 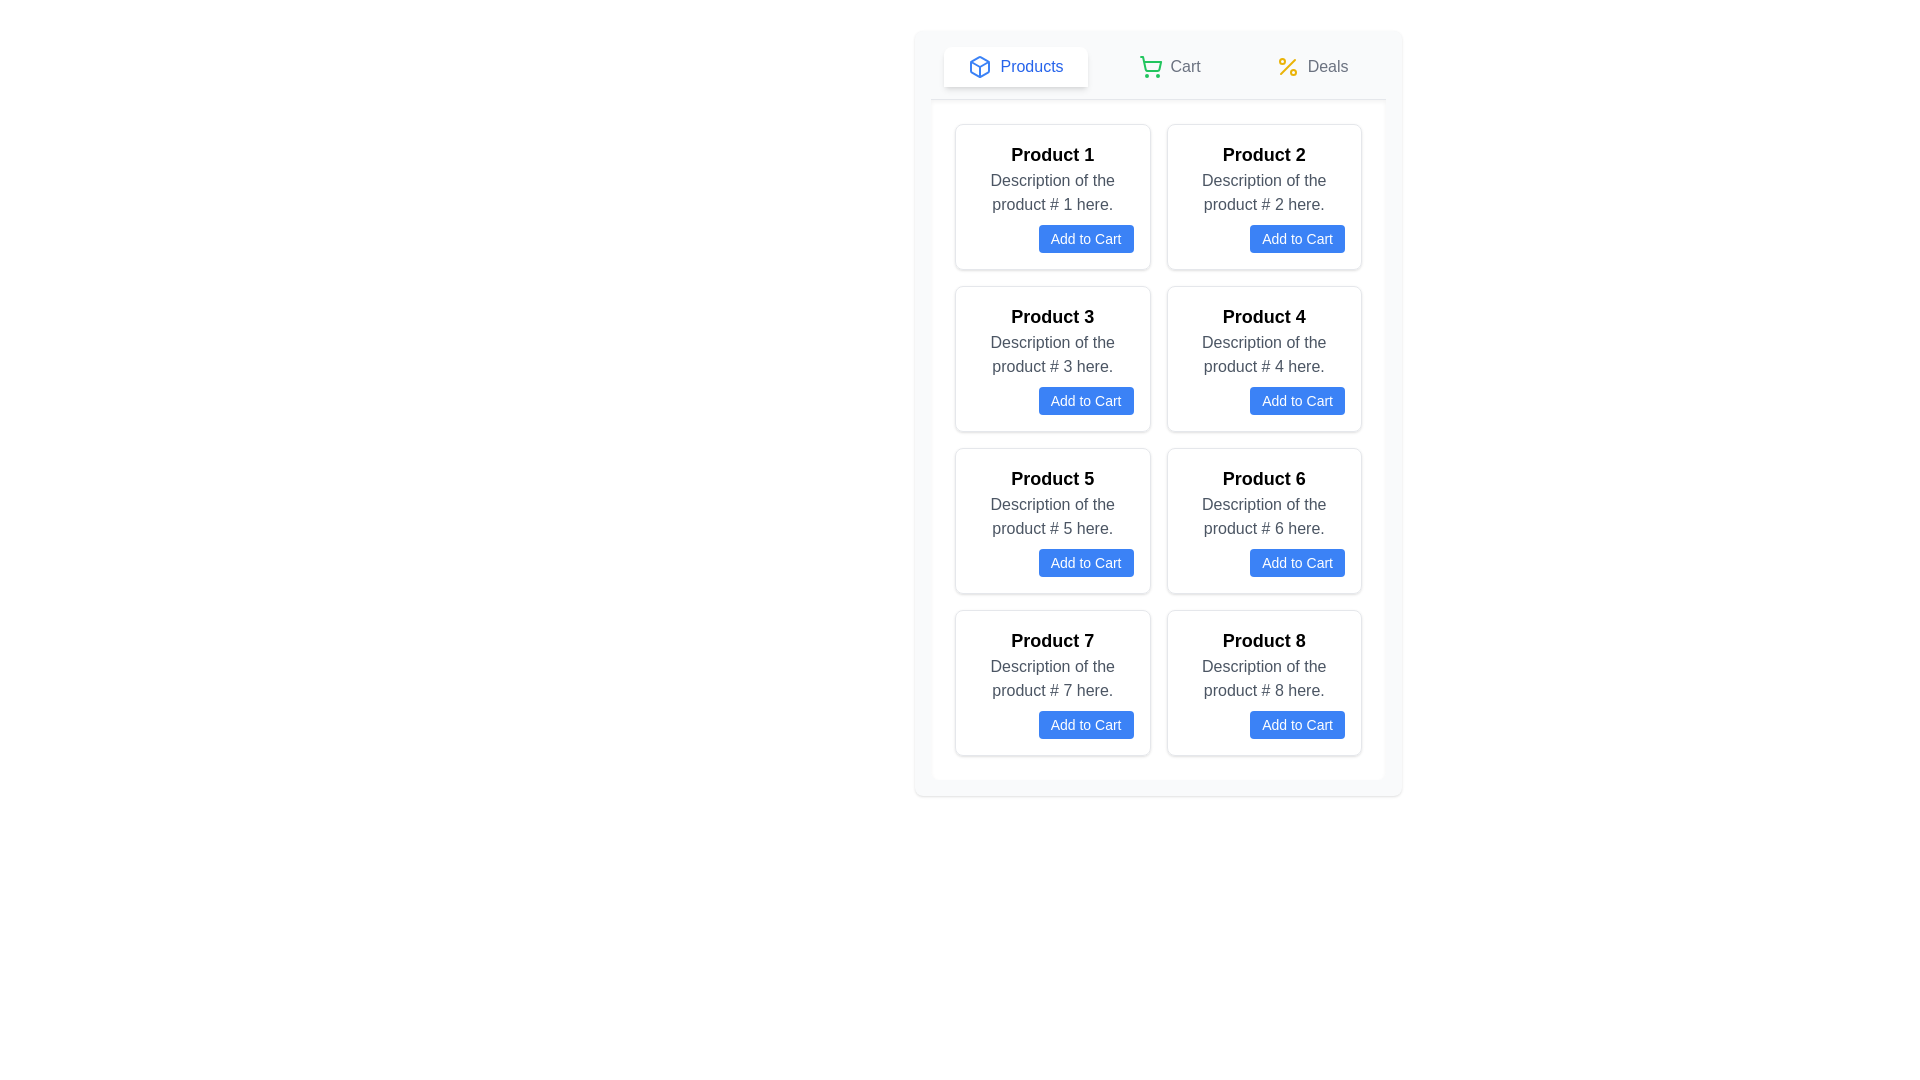 What do you see at coordinates (1169, 65) in the screenshot?
I see `the 'Cart' button located in the top navigation bar` at bounding box center [1169, 65].